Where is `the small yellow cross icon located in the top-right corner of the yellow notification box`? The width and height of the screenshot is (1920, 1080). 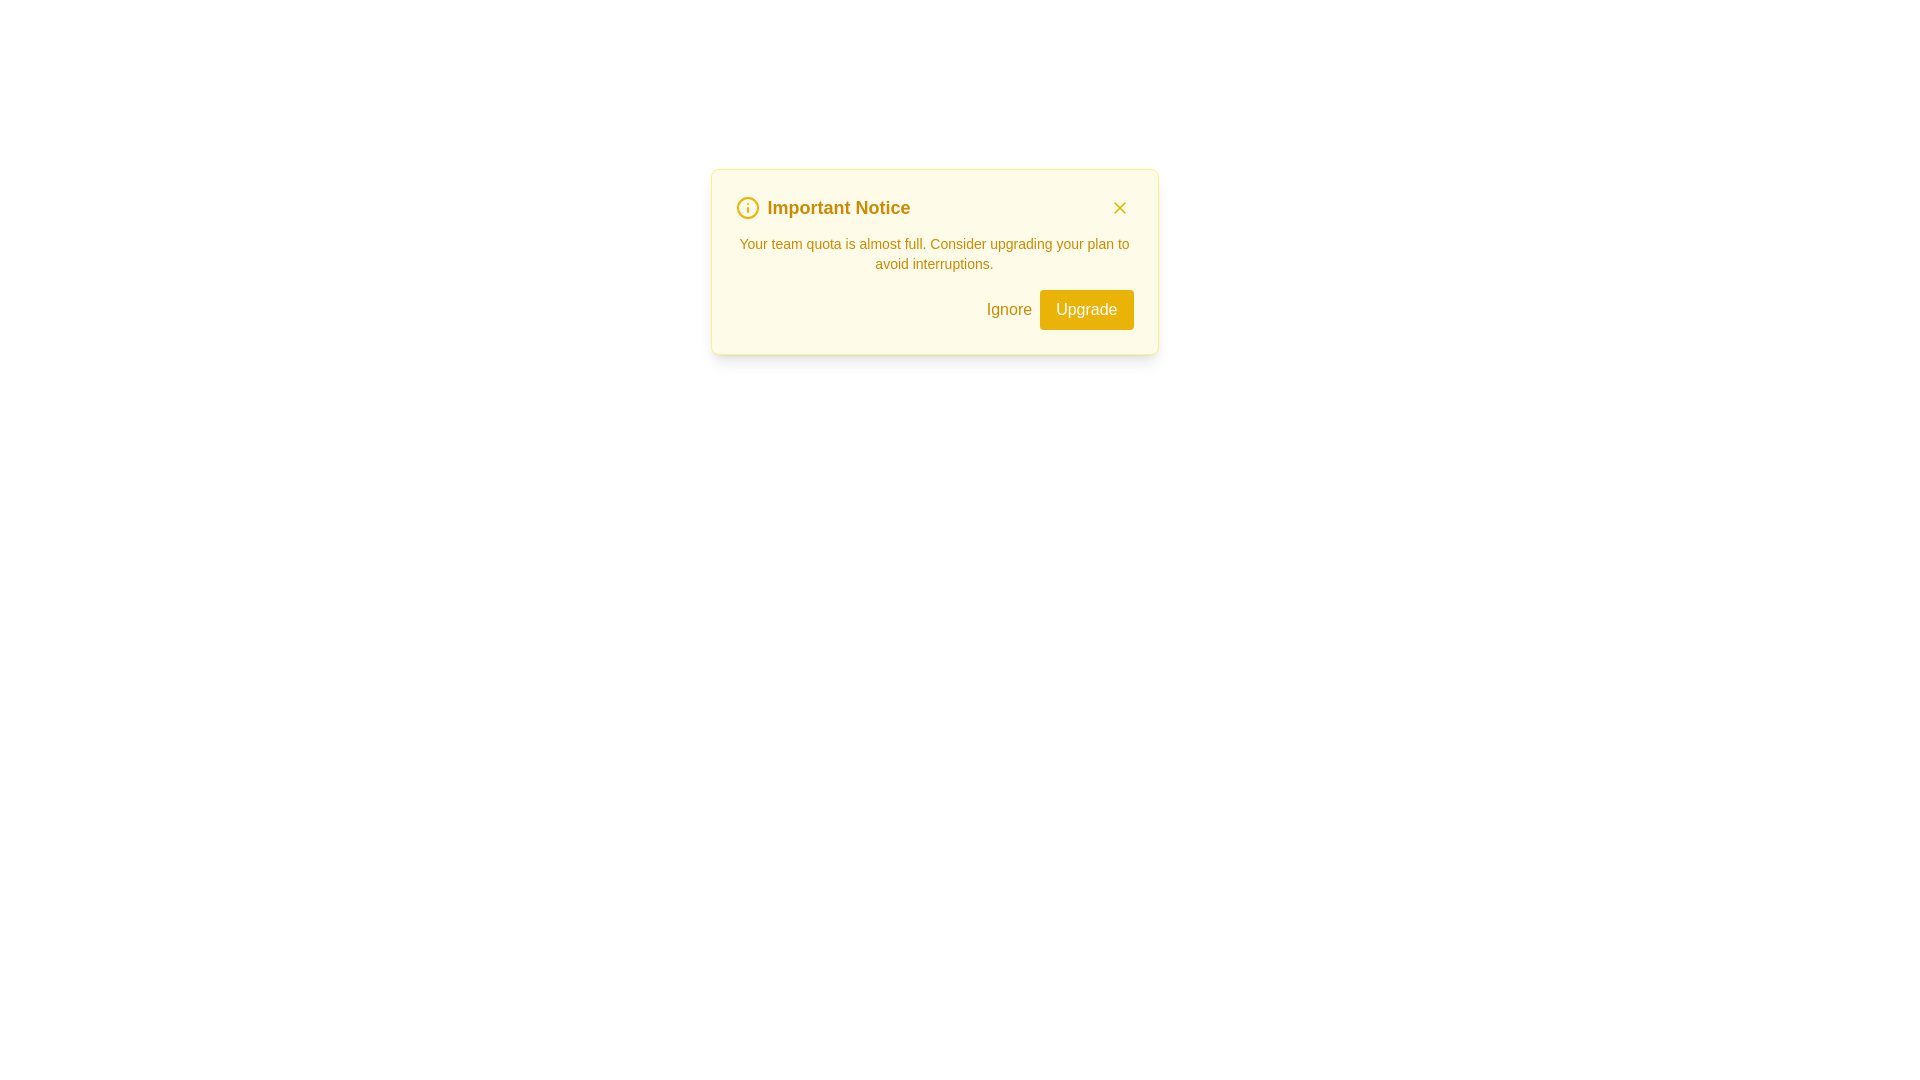 the small yellow cross icon located in the top-right corner of the yellow notification box is located at coordinates (1118, 208).